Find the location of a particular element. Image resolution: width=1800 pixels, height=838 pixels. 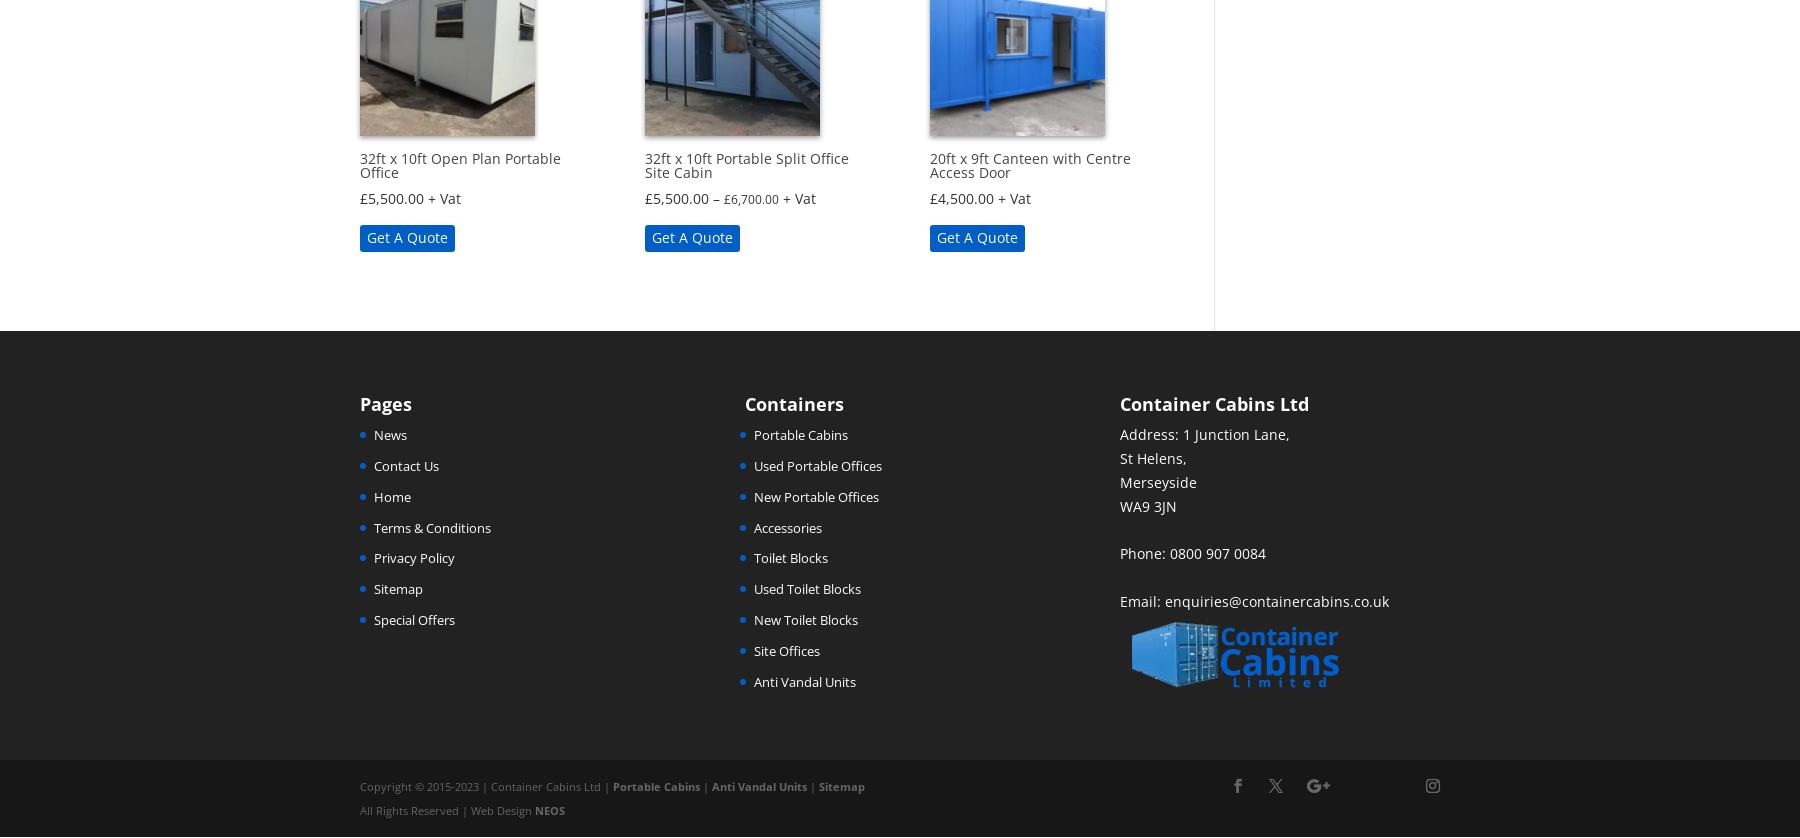

'New Toilet Blocks' is located at coordinates (804, 620).